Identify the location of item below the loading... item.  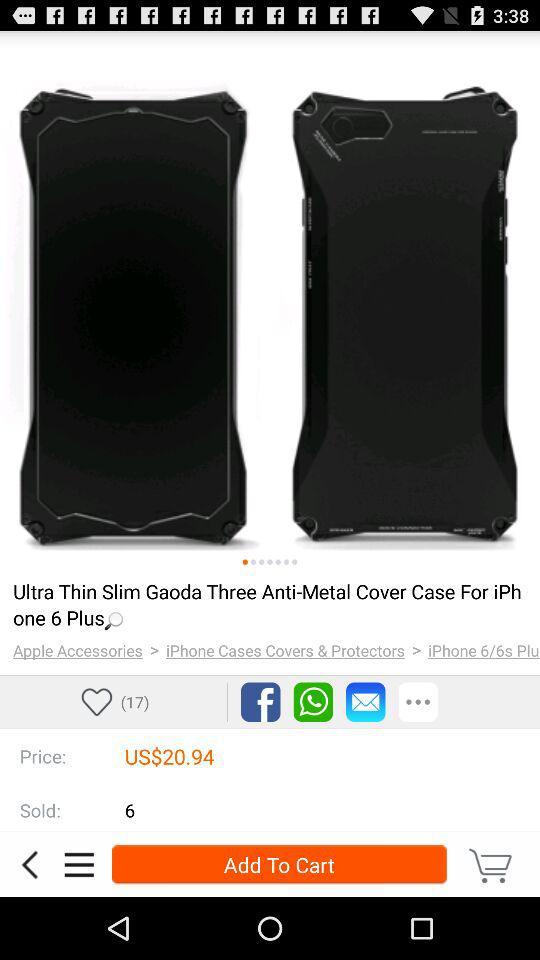
(284, 649).